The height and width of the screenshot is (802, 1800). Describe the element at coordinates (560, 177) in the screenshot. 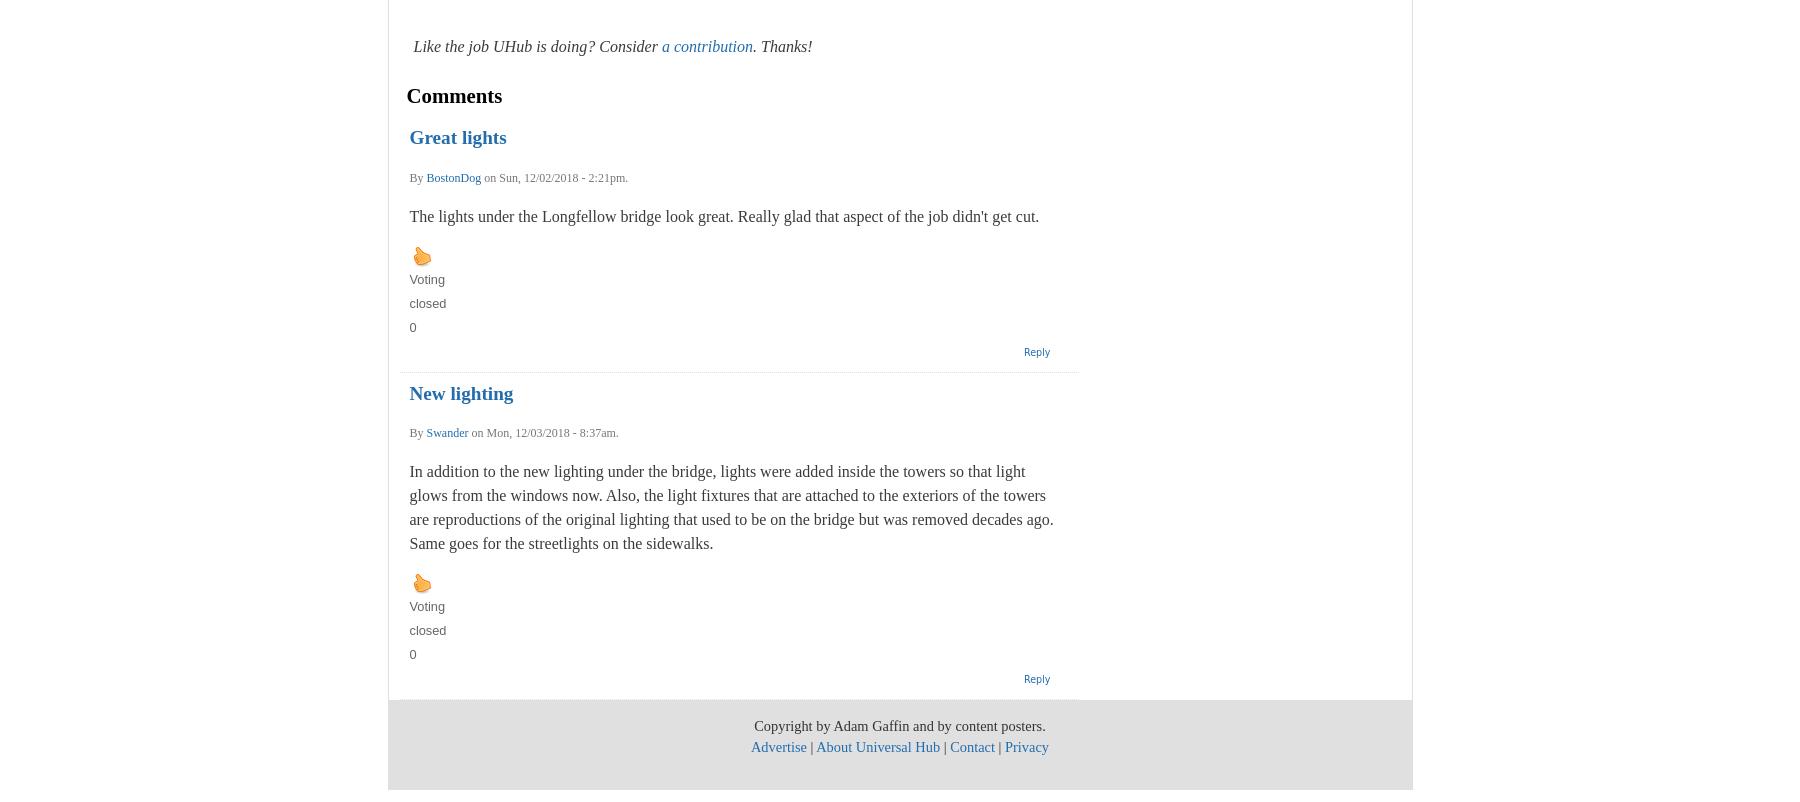

I see `'Sun, 12/02/2018 - 2:21pm'` at that location.